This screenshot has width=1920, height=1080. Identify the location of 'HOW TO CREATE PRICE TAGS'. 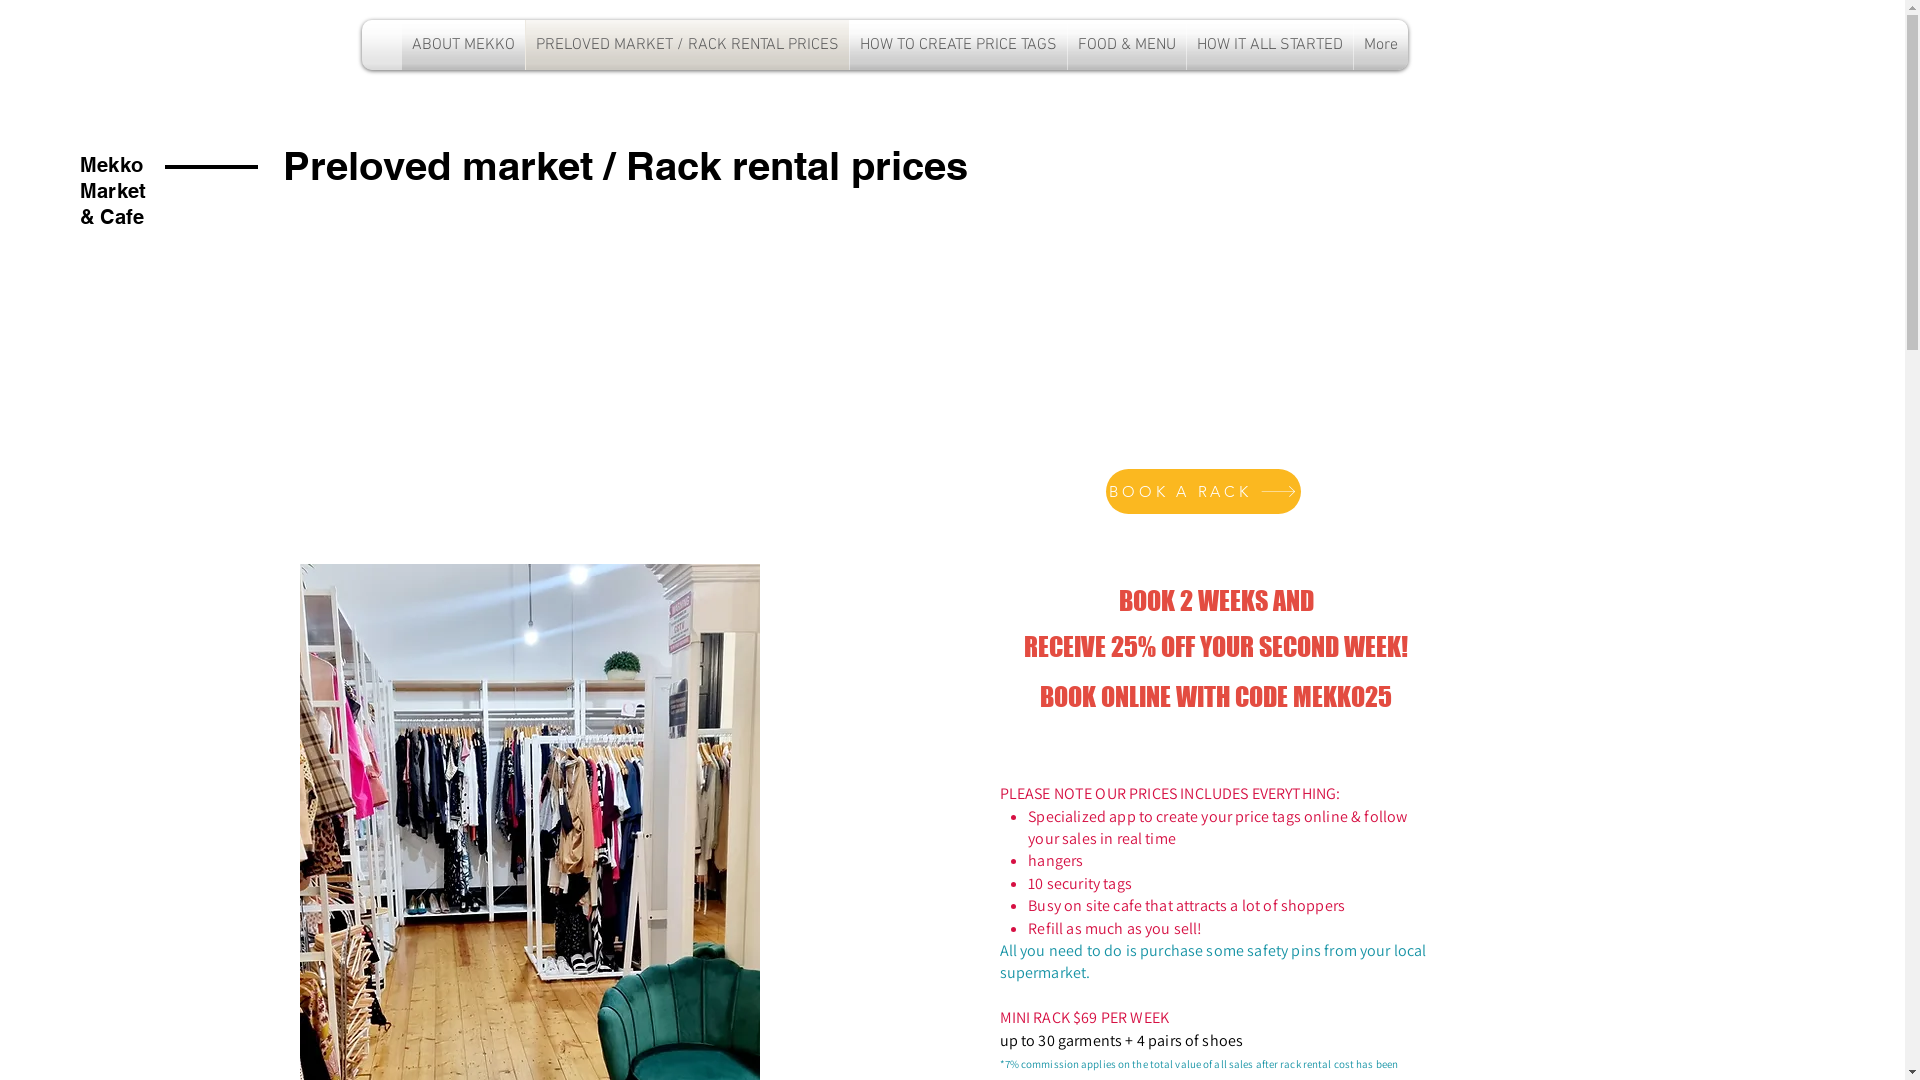
(957, 45).